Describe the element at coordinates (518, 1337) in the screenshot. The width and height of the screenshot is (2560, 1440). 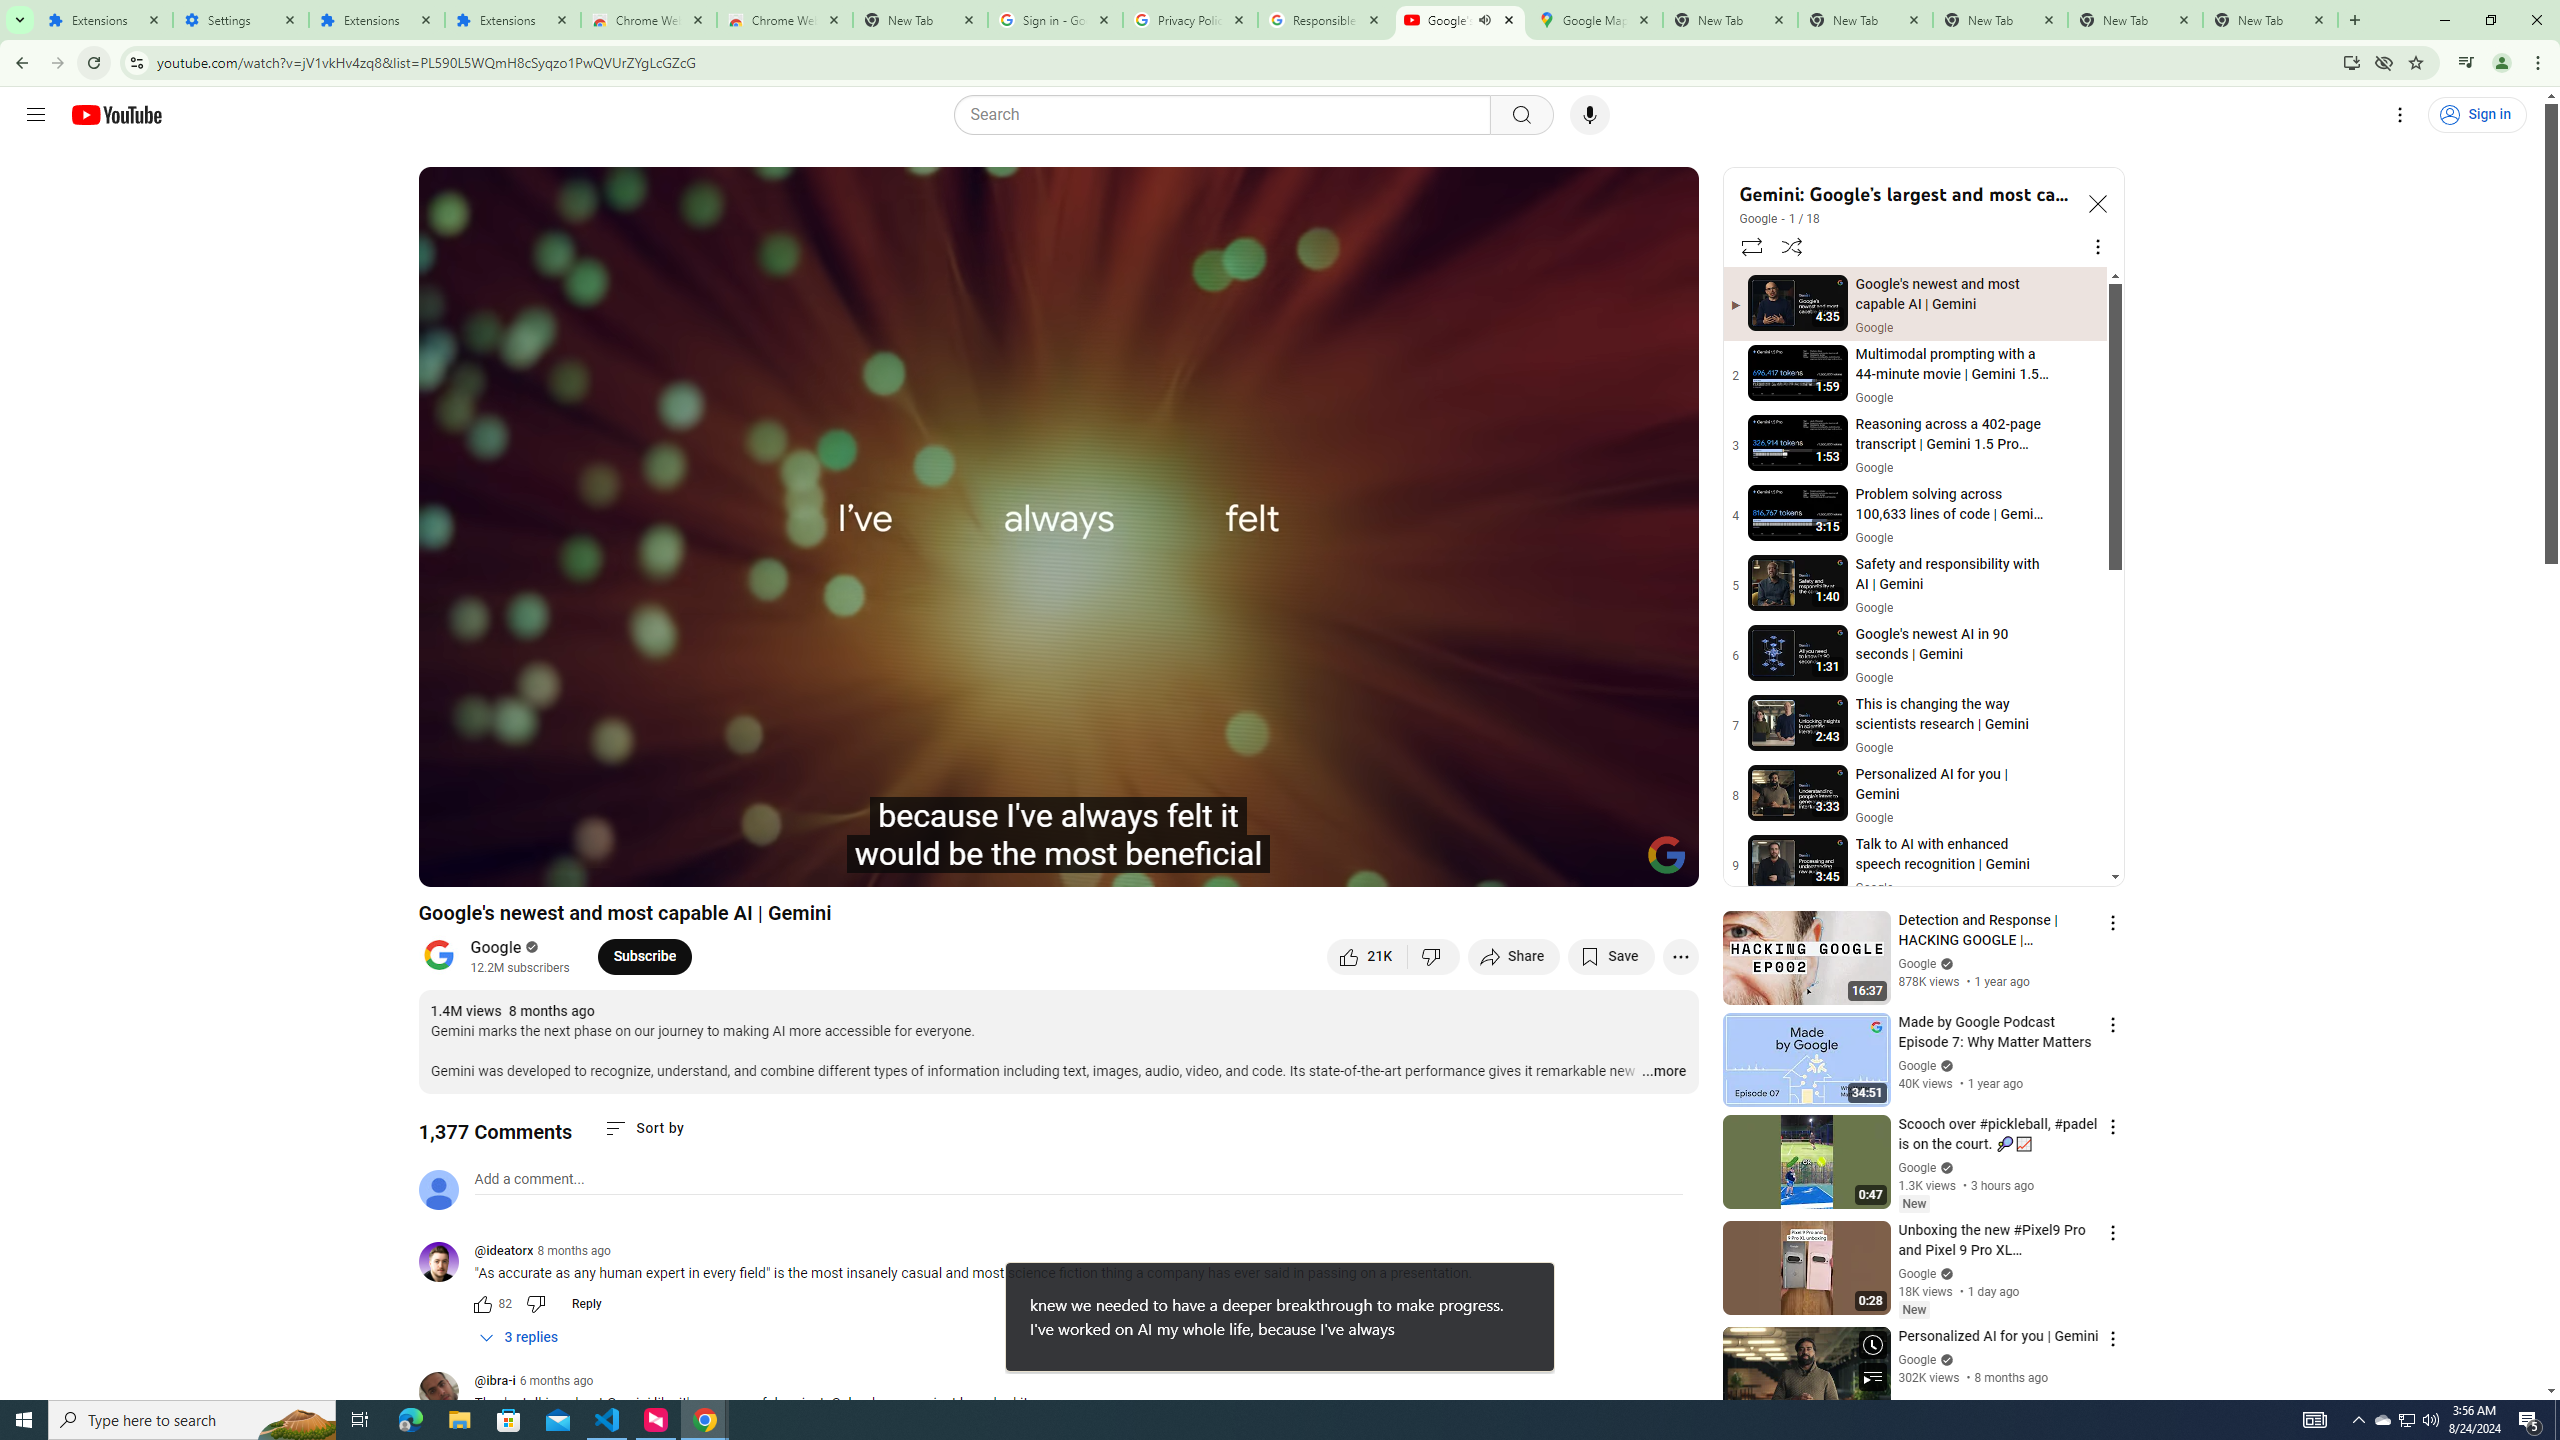
I see `'3 replies'` at that location.